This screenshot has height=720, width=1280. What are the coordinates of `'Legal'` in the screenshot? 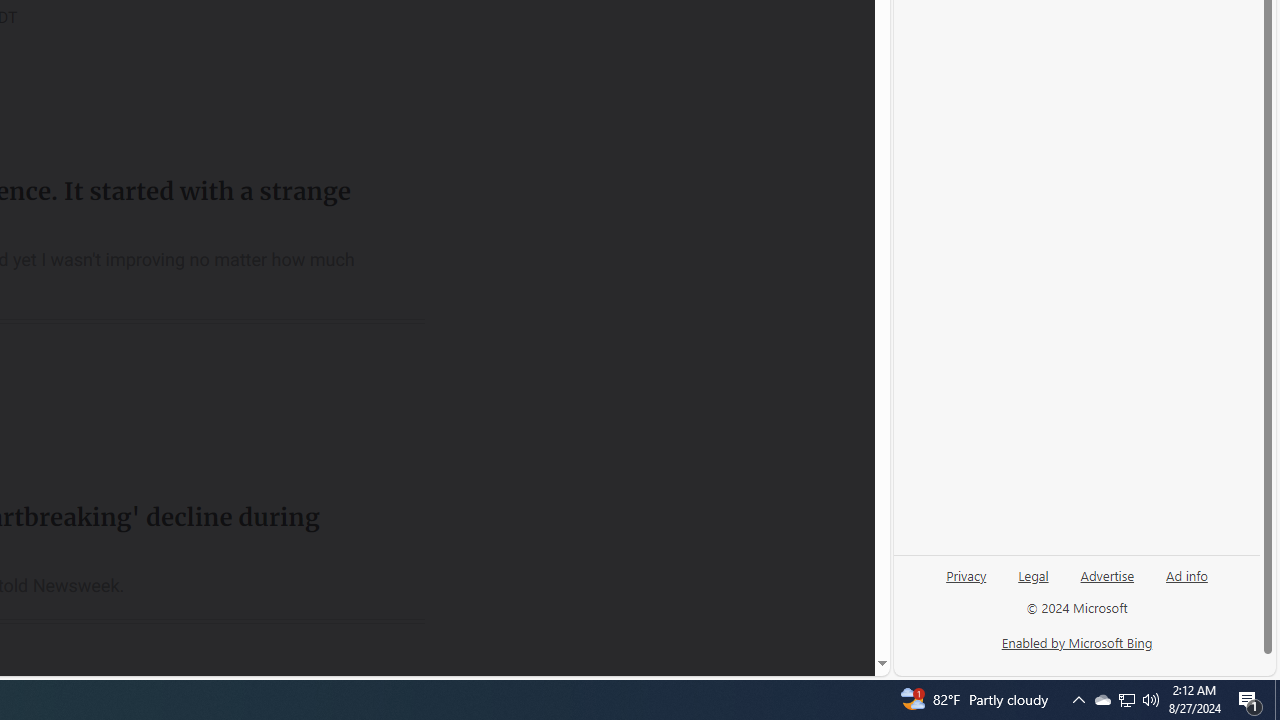 It's located at (1033, 574).